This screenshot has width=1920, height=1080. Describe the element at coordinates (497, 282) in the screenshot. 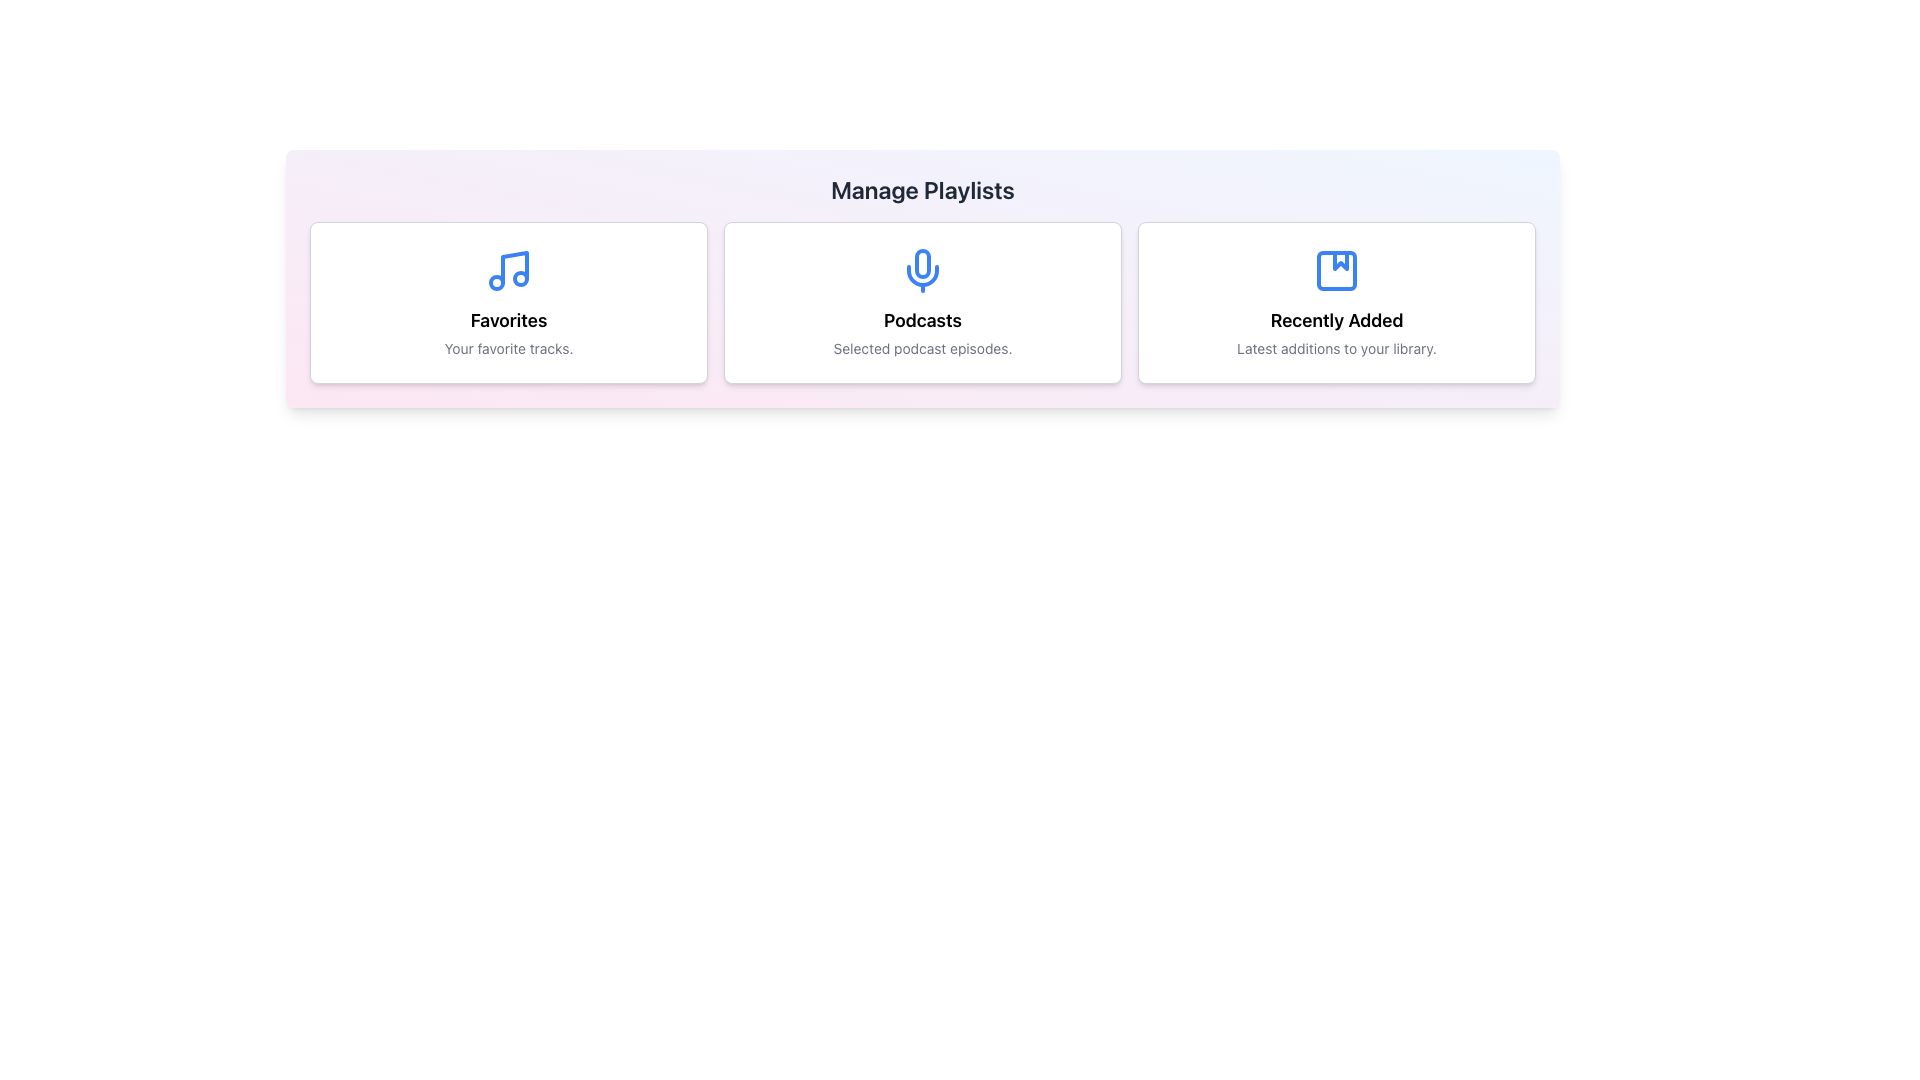

I see `the small circular shape located at the bottom-left of the musical note icon in the 'Favorites' tile within the 'Manage Playlists' section` at that location.